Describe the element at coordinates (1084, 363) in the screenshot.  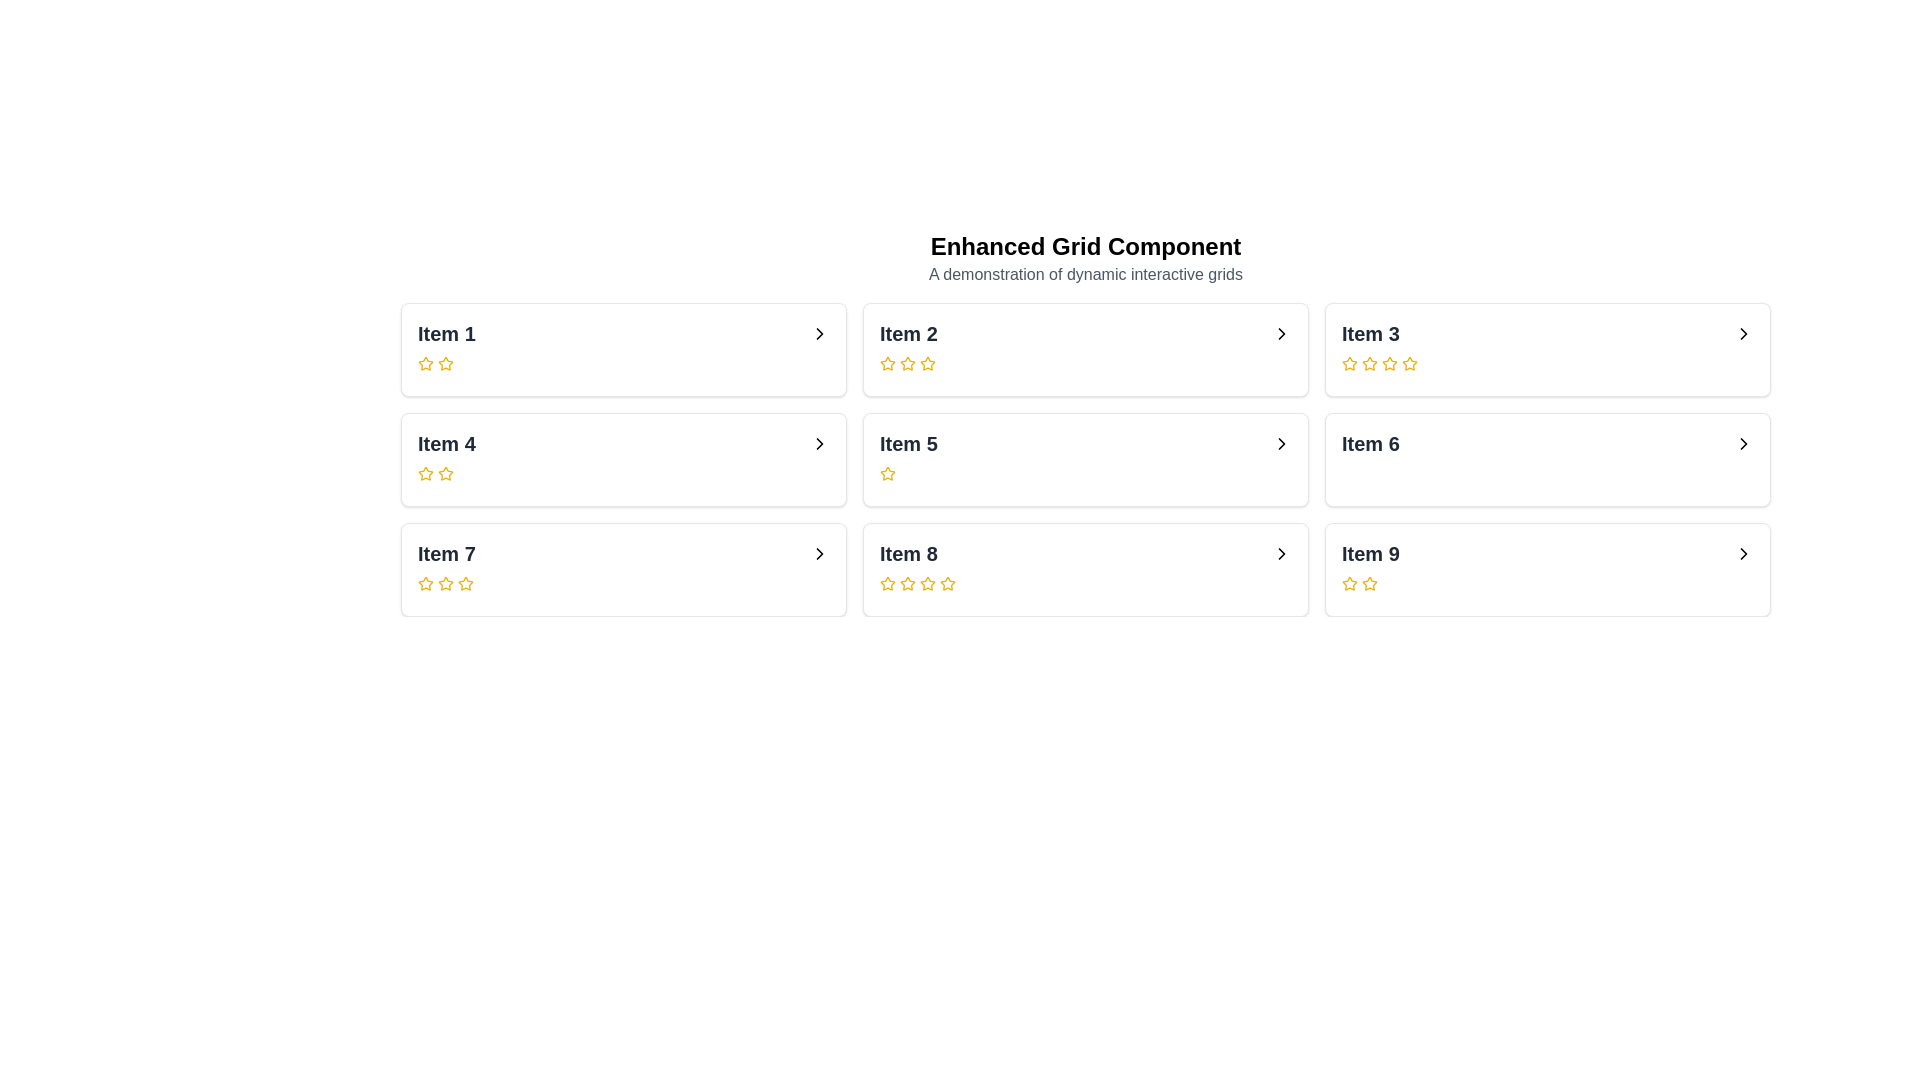
I see `the Rating stars component located within the 'Item 2' card, positioned below the card title` at that location.